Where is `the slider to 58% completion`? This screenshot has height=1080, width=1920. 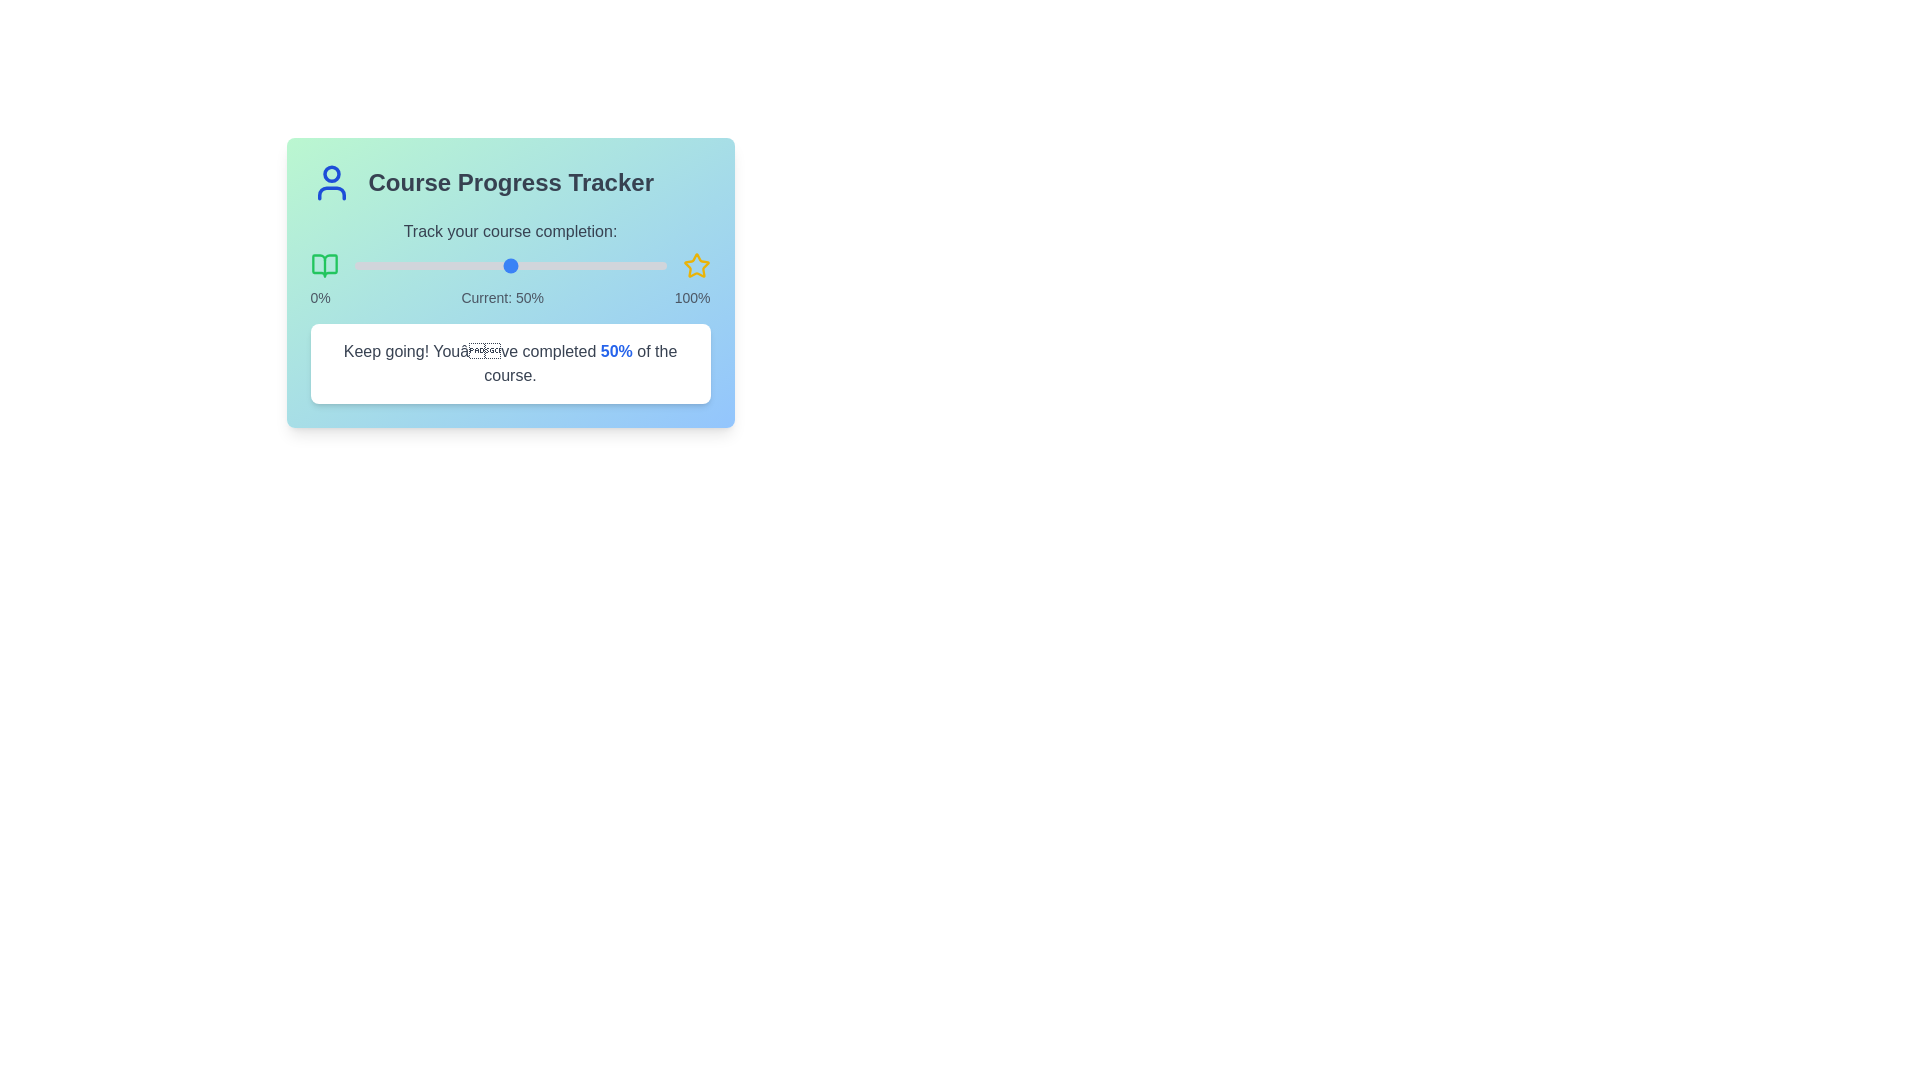
the slider to 58% completion is located at coordinates (535, 265).